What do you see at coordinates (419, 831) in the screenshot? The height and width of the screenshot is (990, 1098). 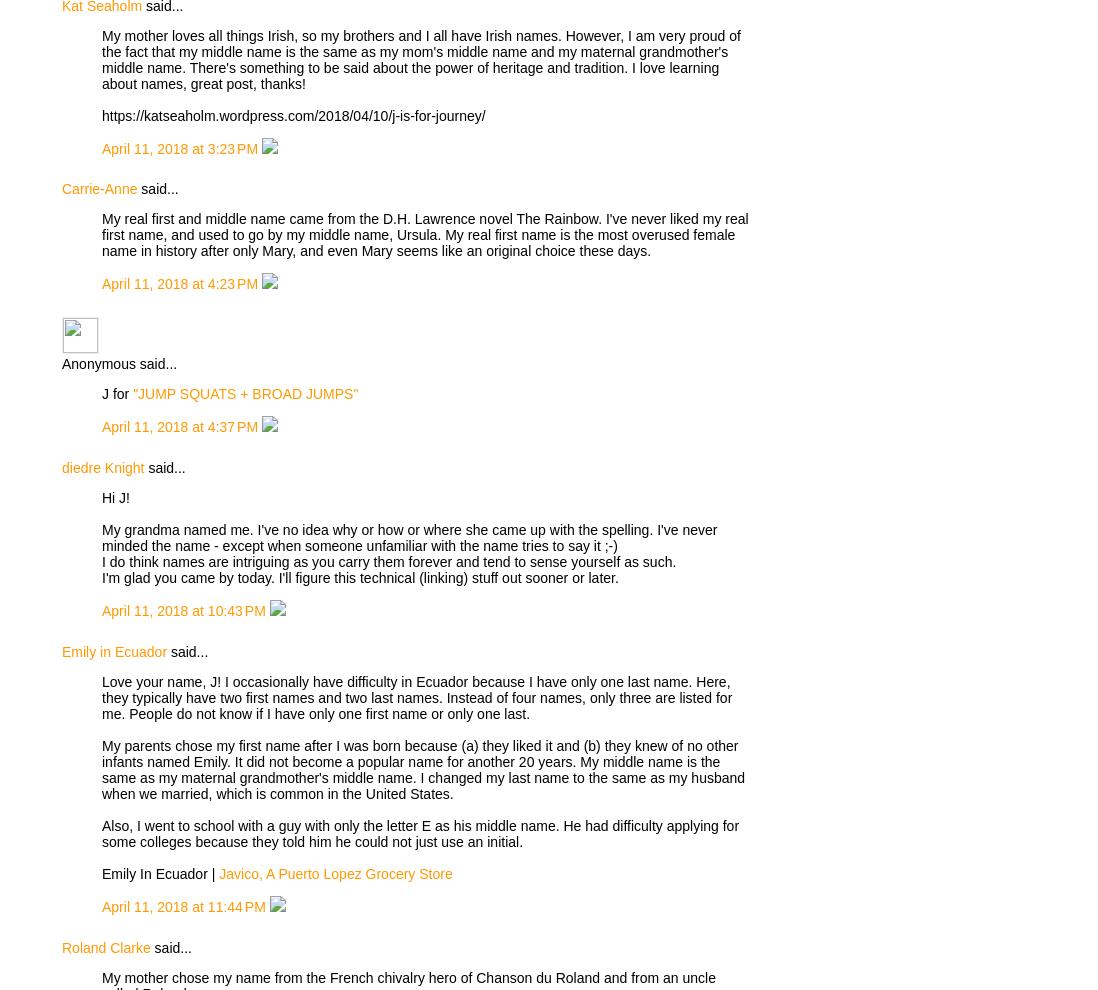 I see `'Also, I went to school with a guy with only the letter E as his middle name. He had difficulty applying for some colleges because they told him he could not just use an initial.'` at bounding box center [419, 831].